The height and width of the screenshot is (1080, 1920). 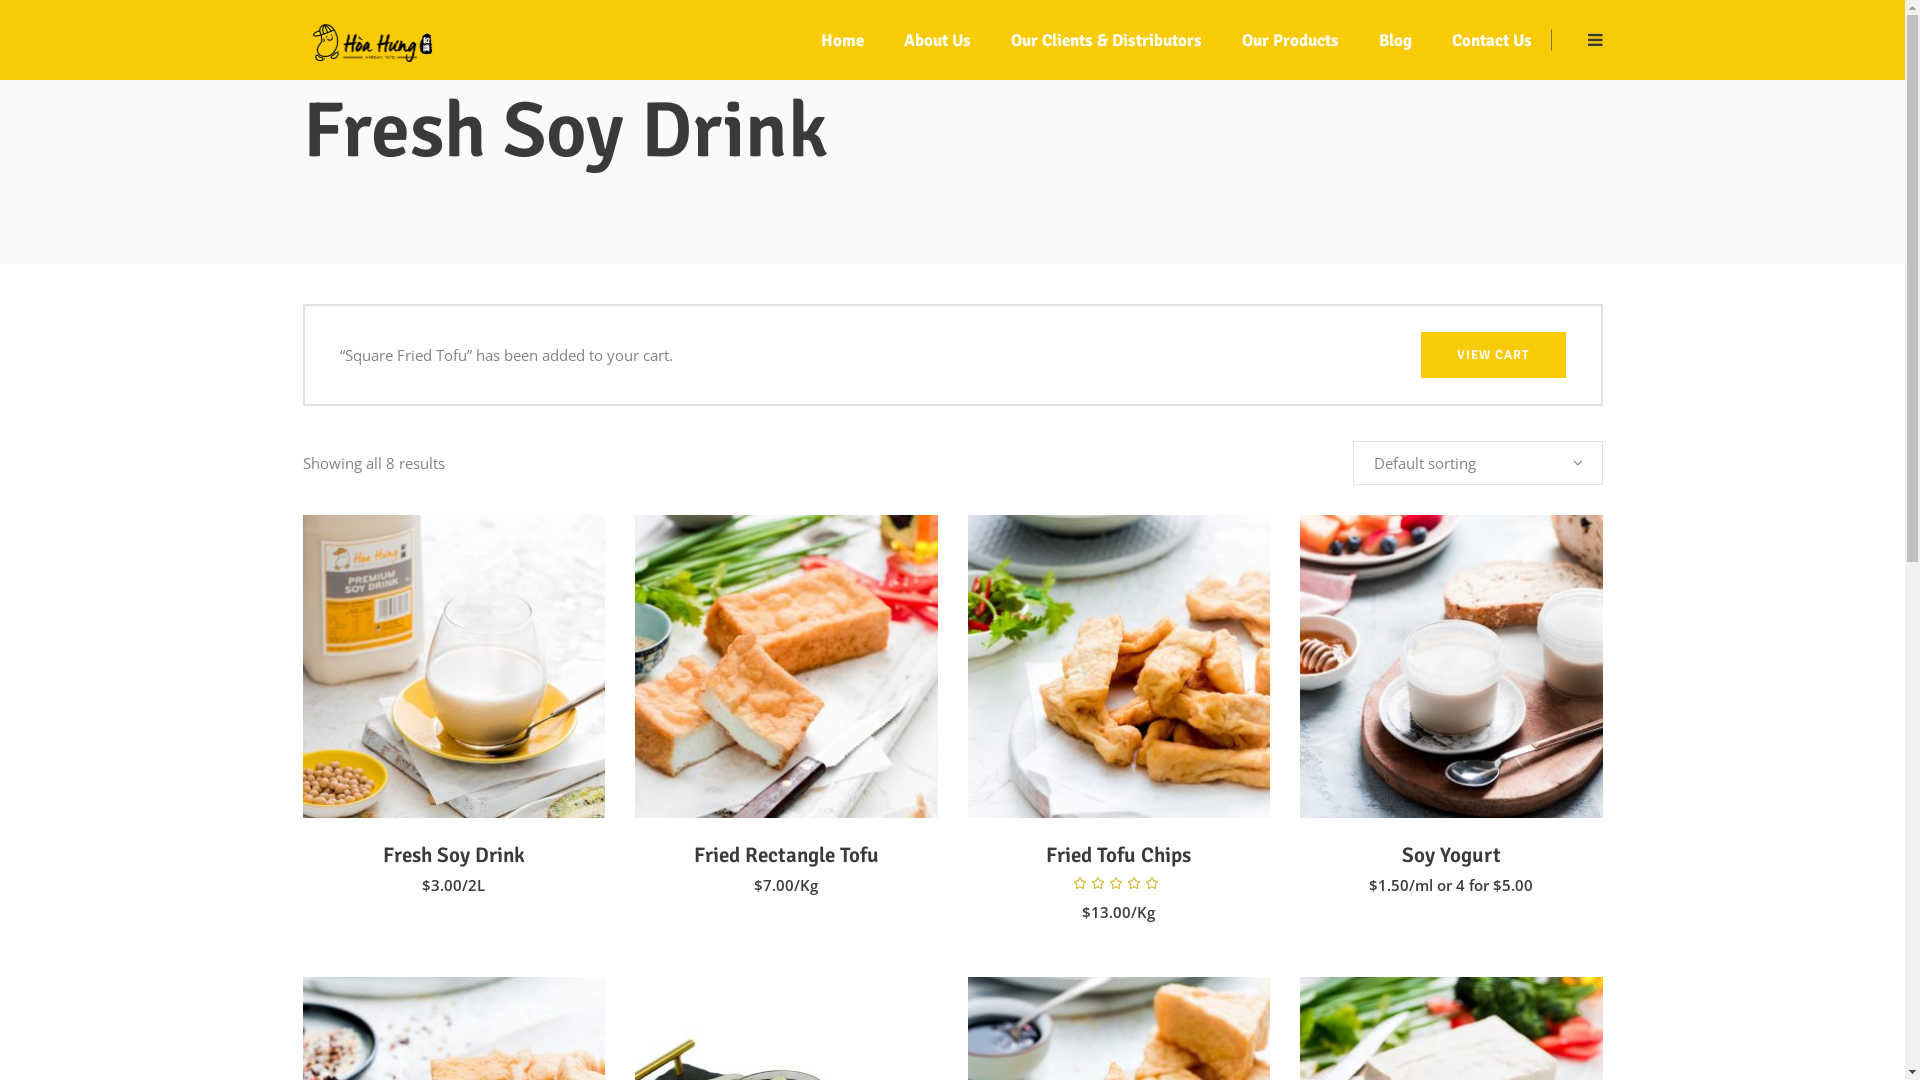 I want to click on 'Our Products', so click(x=1290, y=39).